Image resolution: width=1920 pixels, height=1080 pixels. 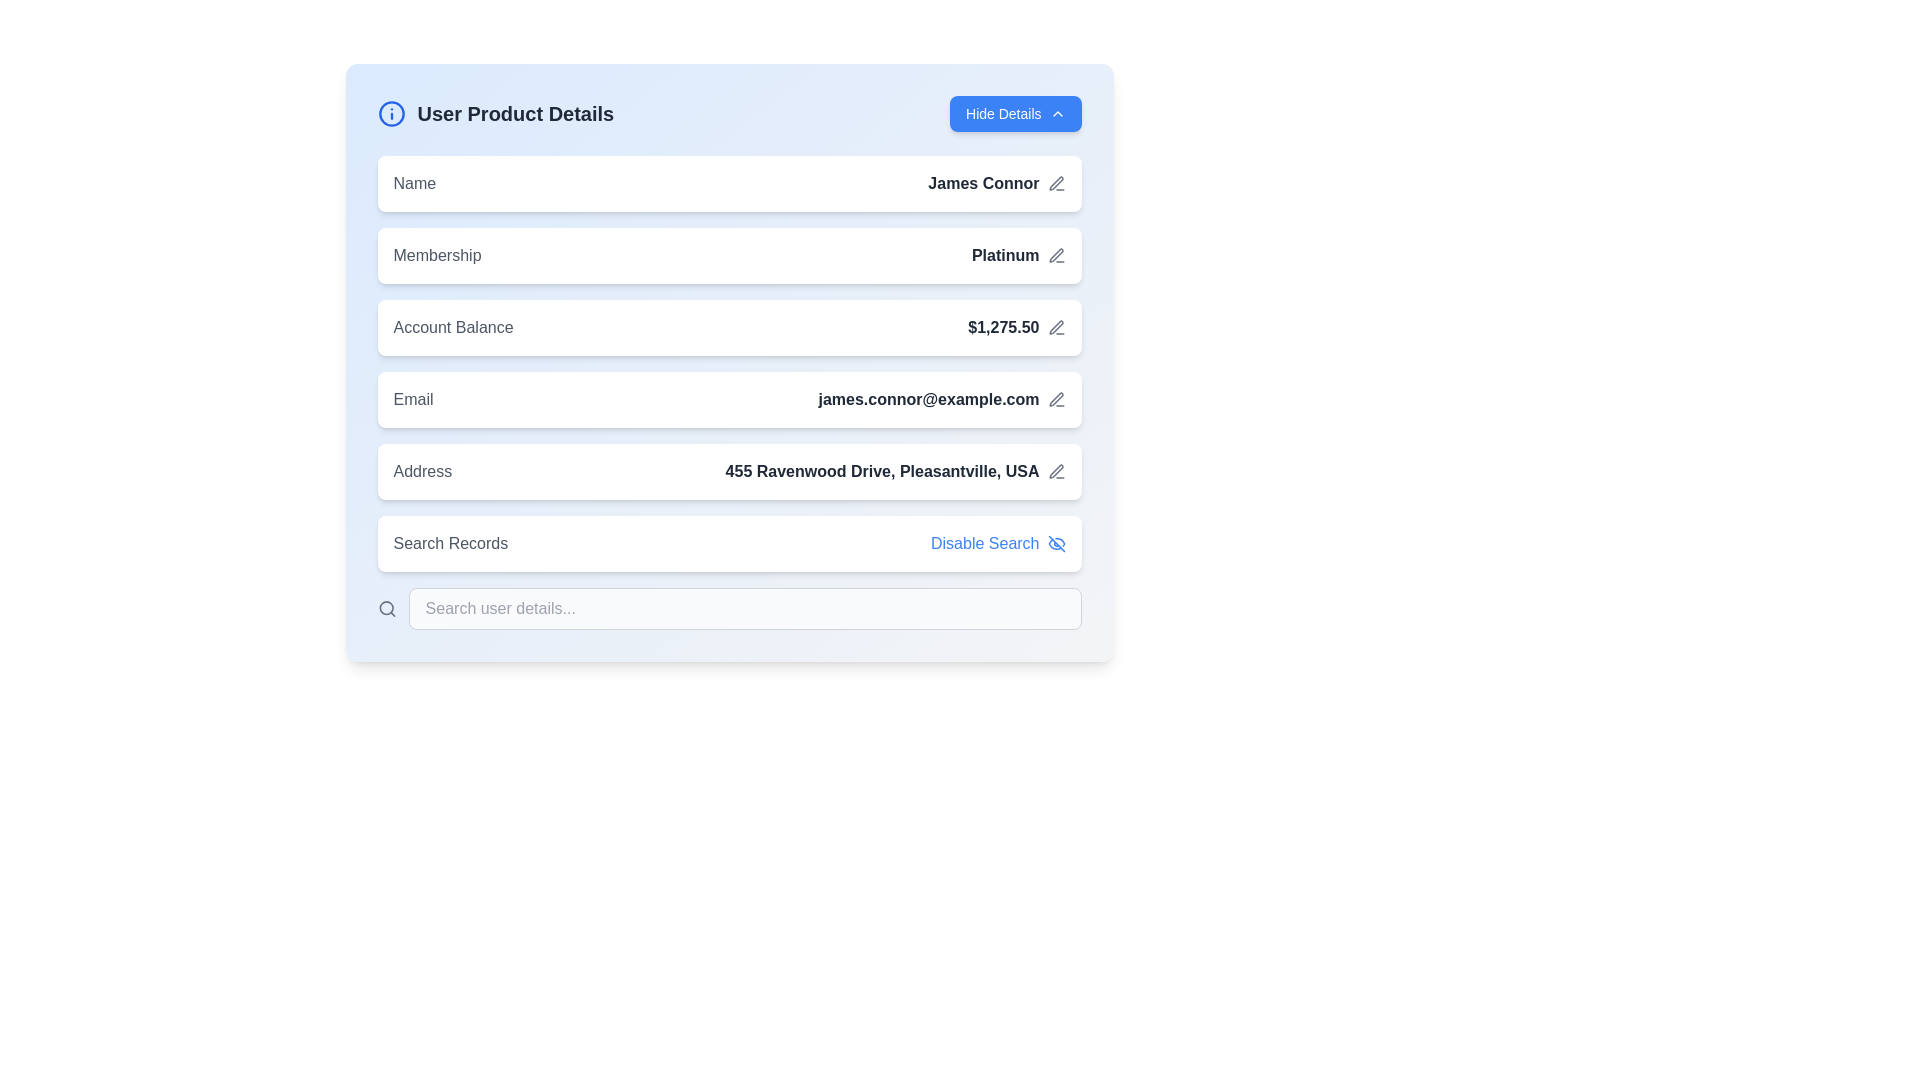 I want to click on the Text label displaying the user's address, which is positioned in the 'Address' section of the user details card, next to the pen icon, so click(x=894, y=471).